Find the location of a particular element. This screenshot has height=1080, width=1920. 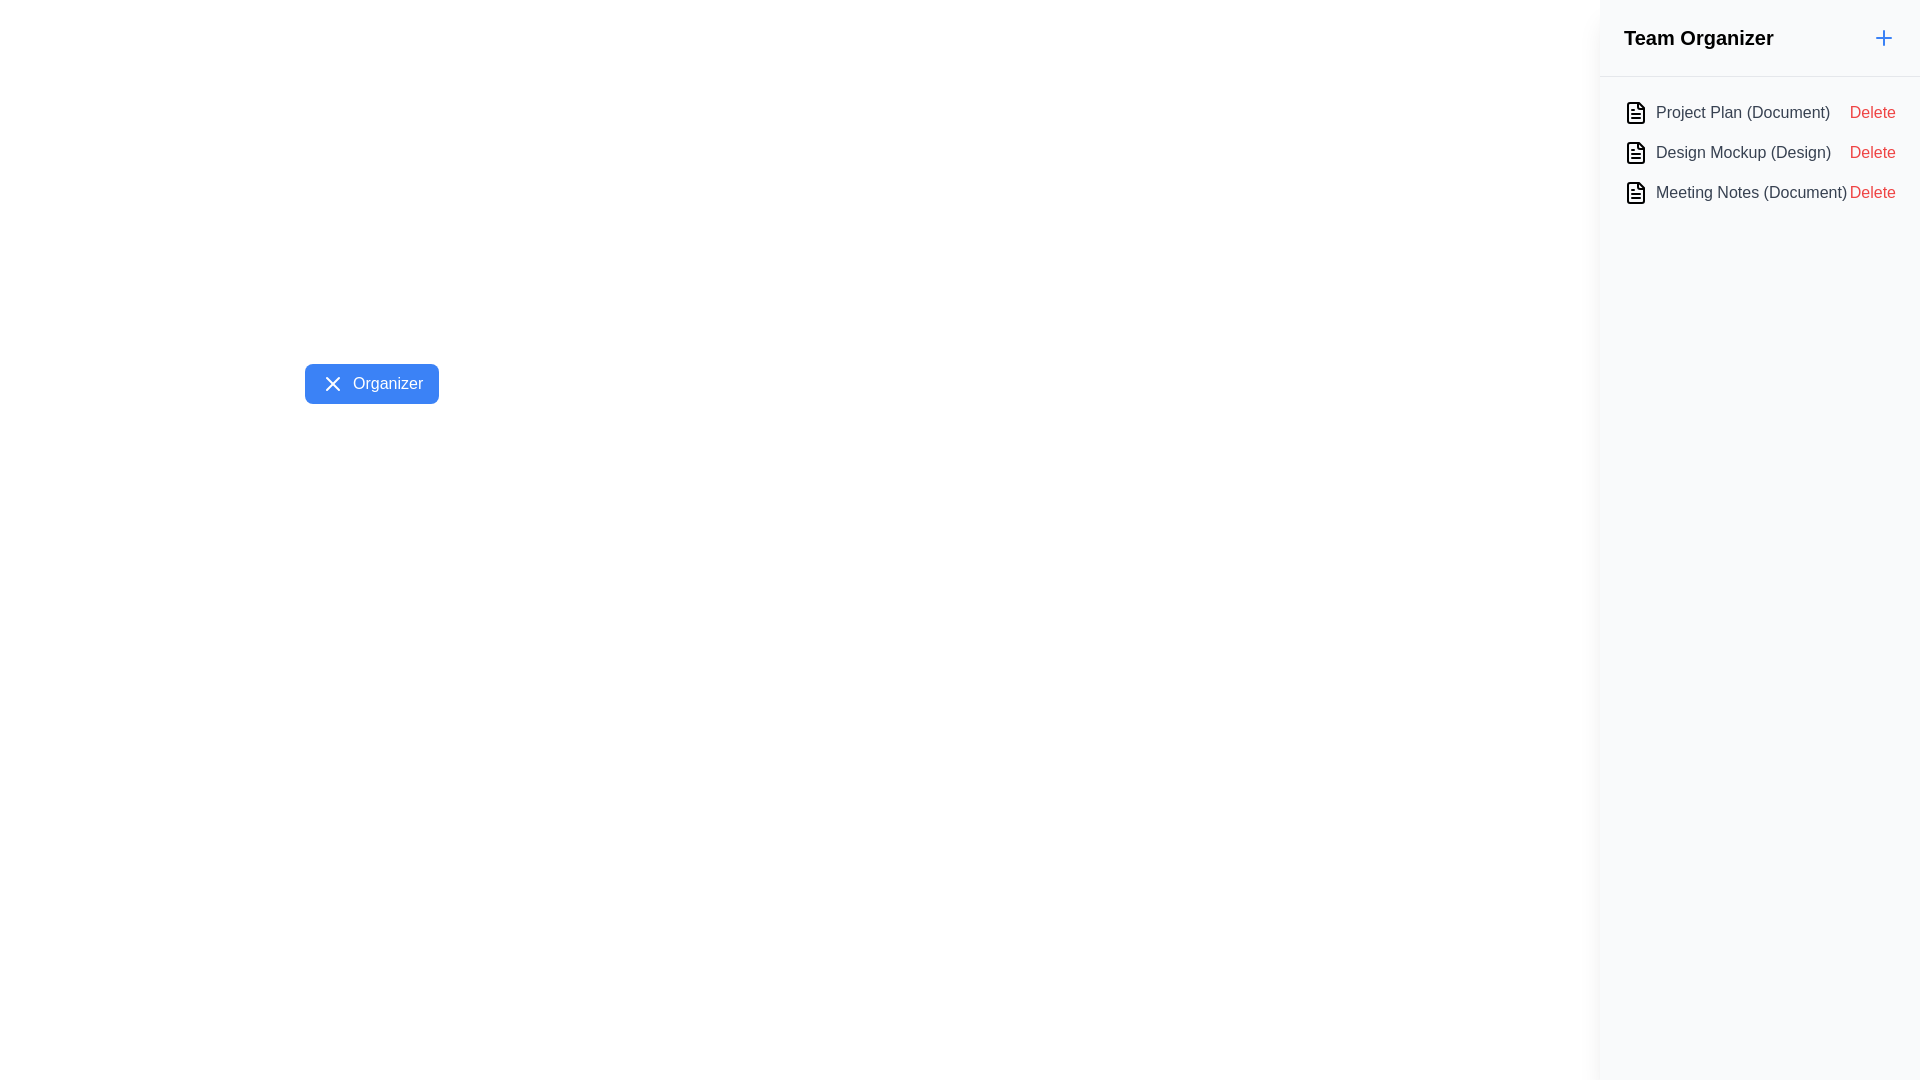

the document icon located in the second row of the vertical list in the right sidebar, which represents a document item associated with the text 'Design Mockup (Design)' is located at coordinates (1636, 152).